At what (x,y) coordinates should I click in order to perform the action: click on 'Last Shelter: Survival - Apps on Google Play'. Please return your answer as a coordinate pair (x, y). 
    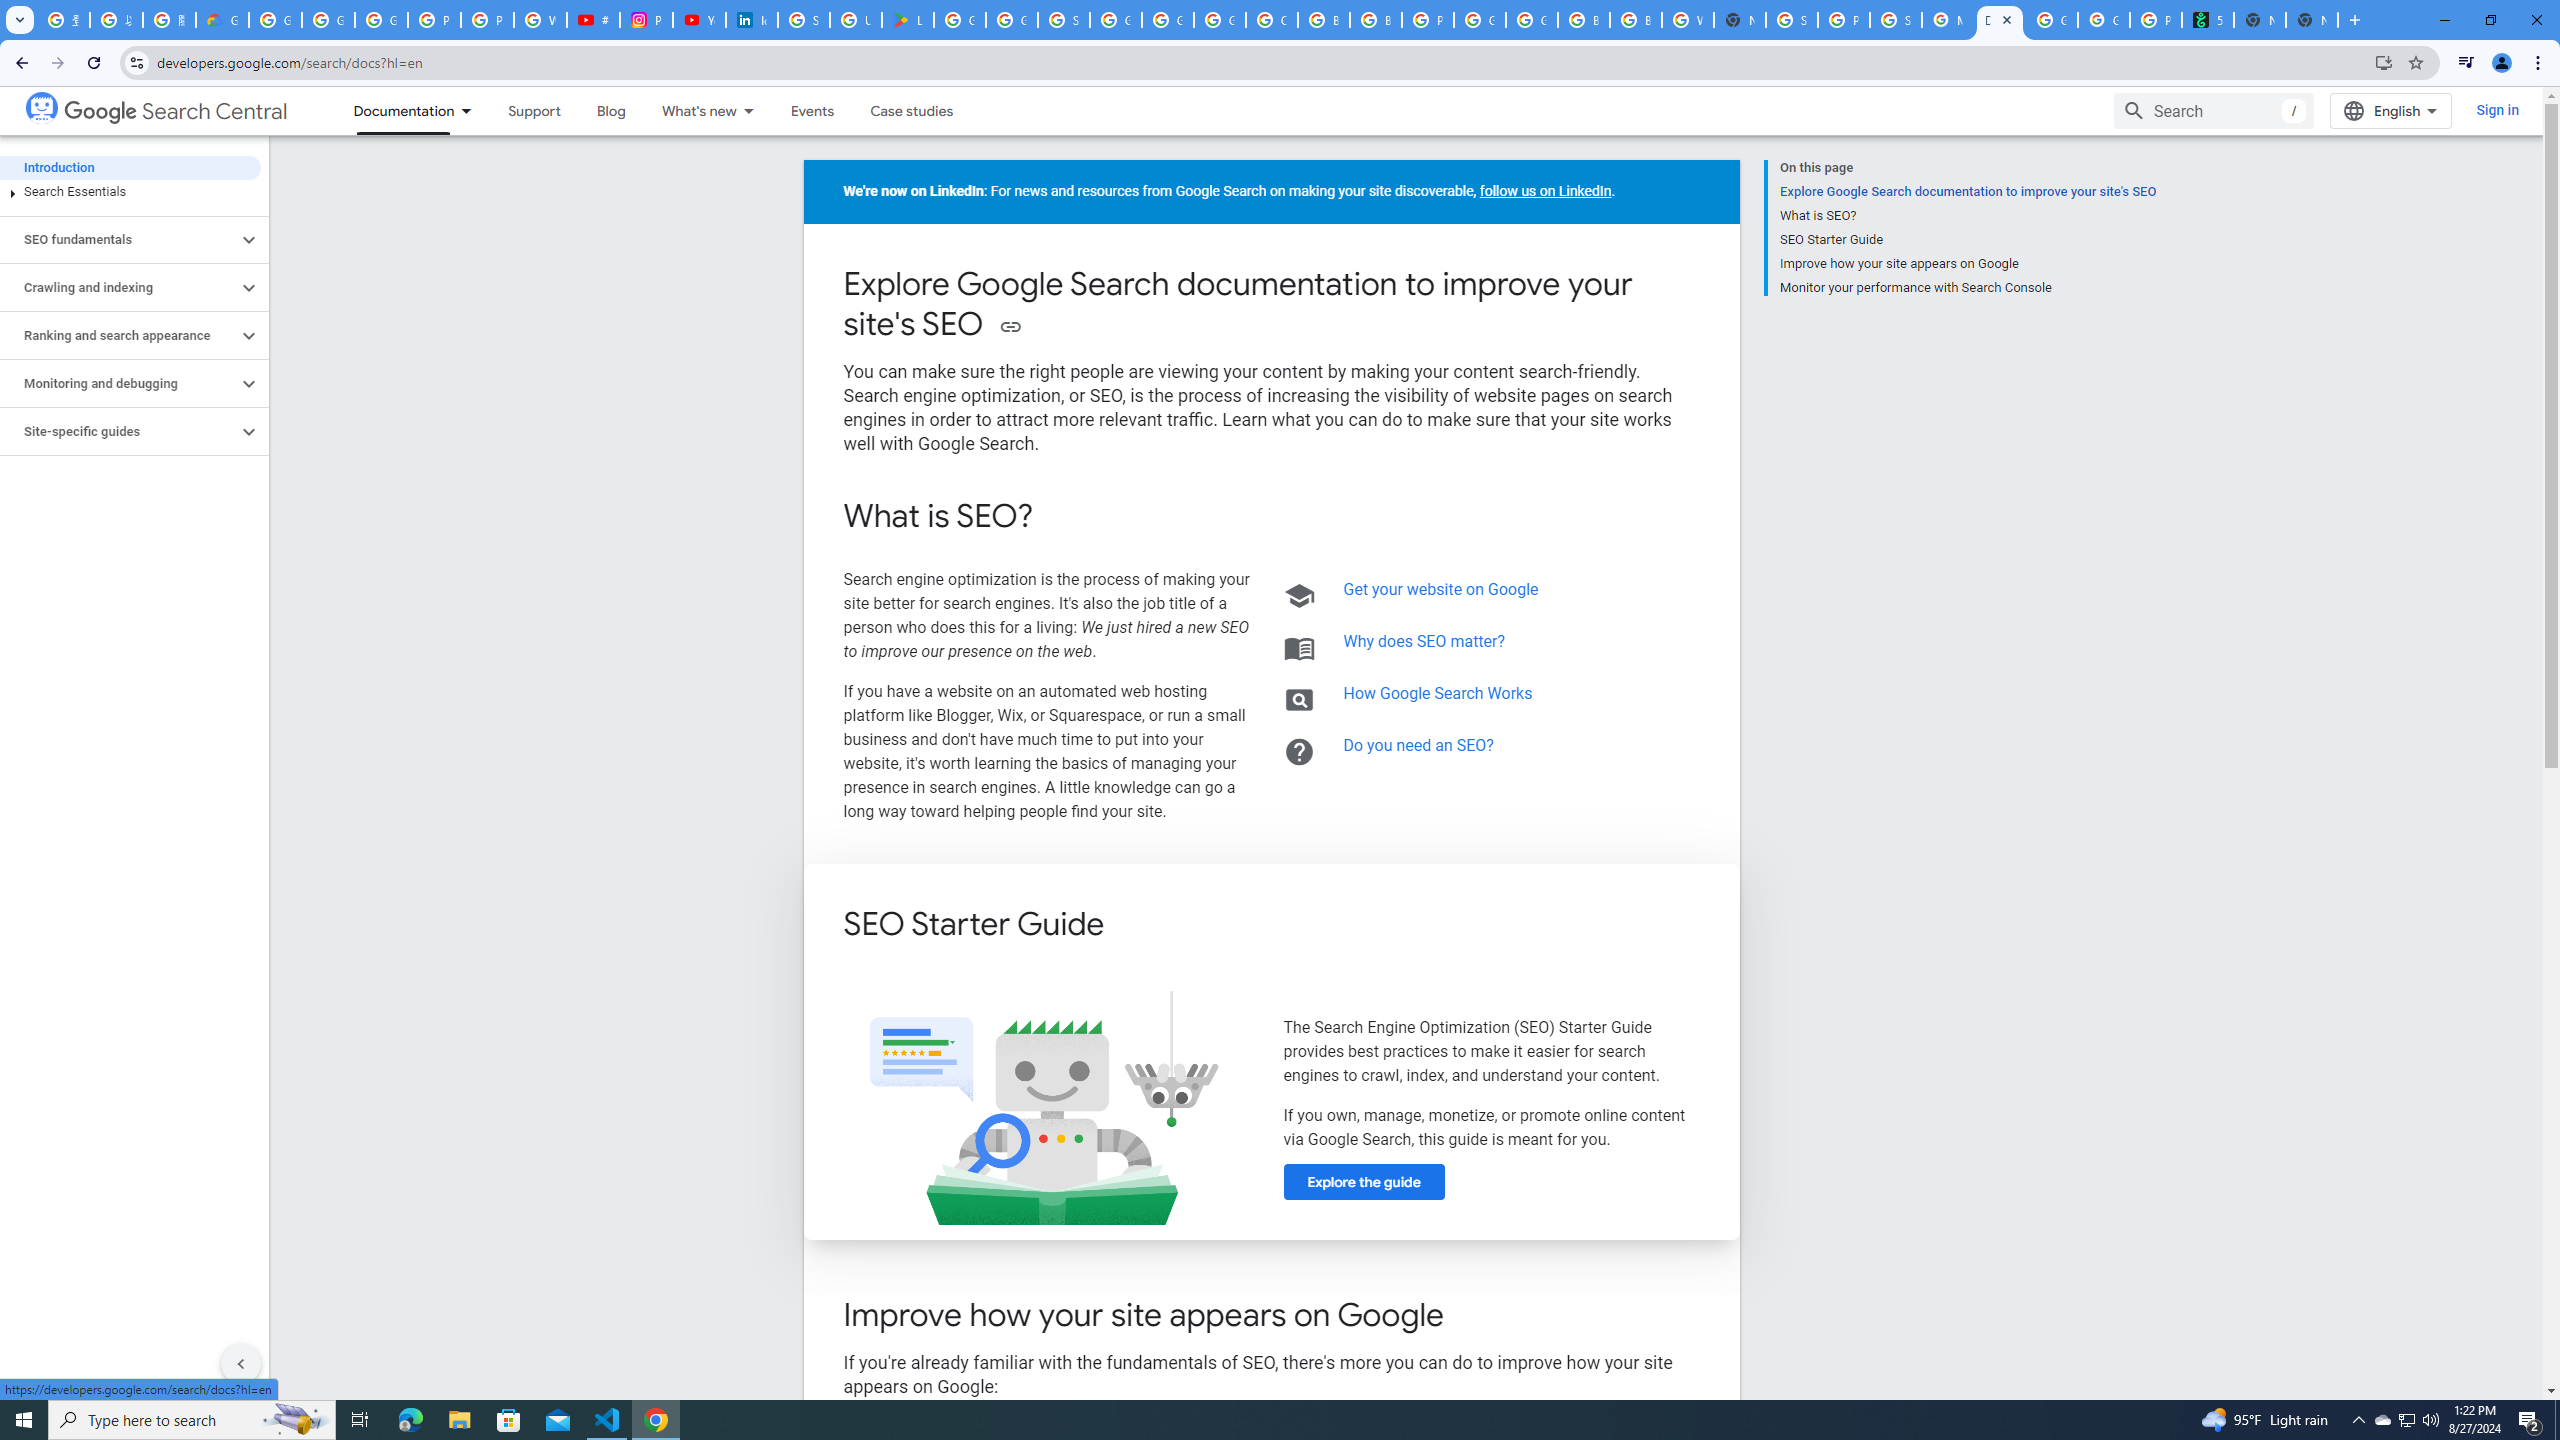
    Looking at the image, I should click on (906, 19).